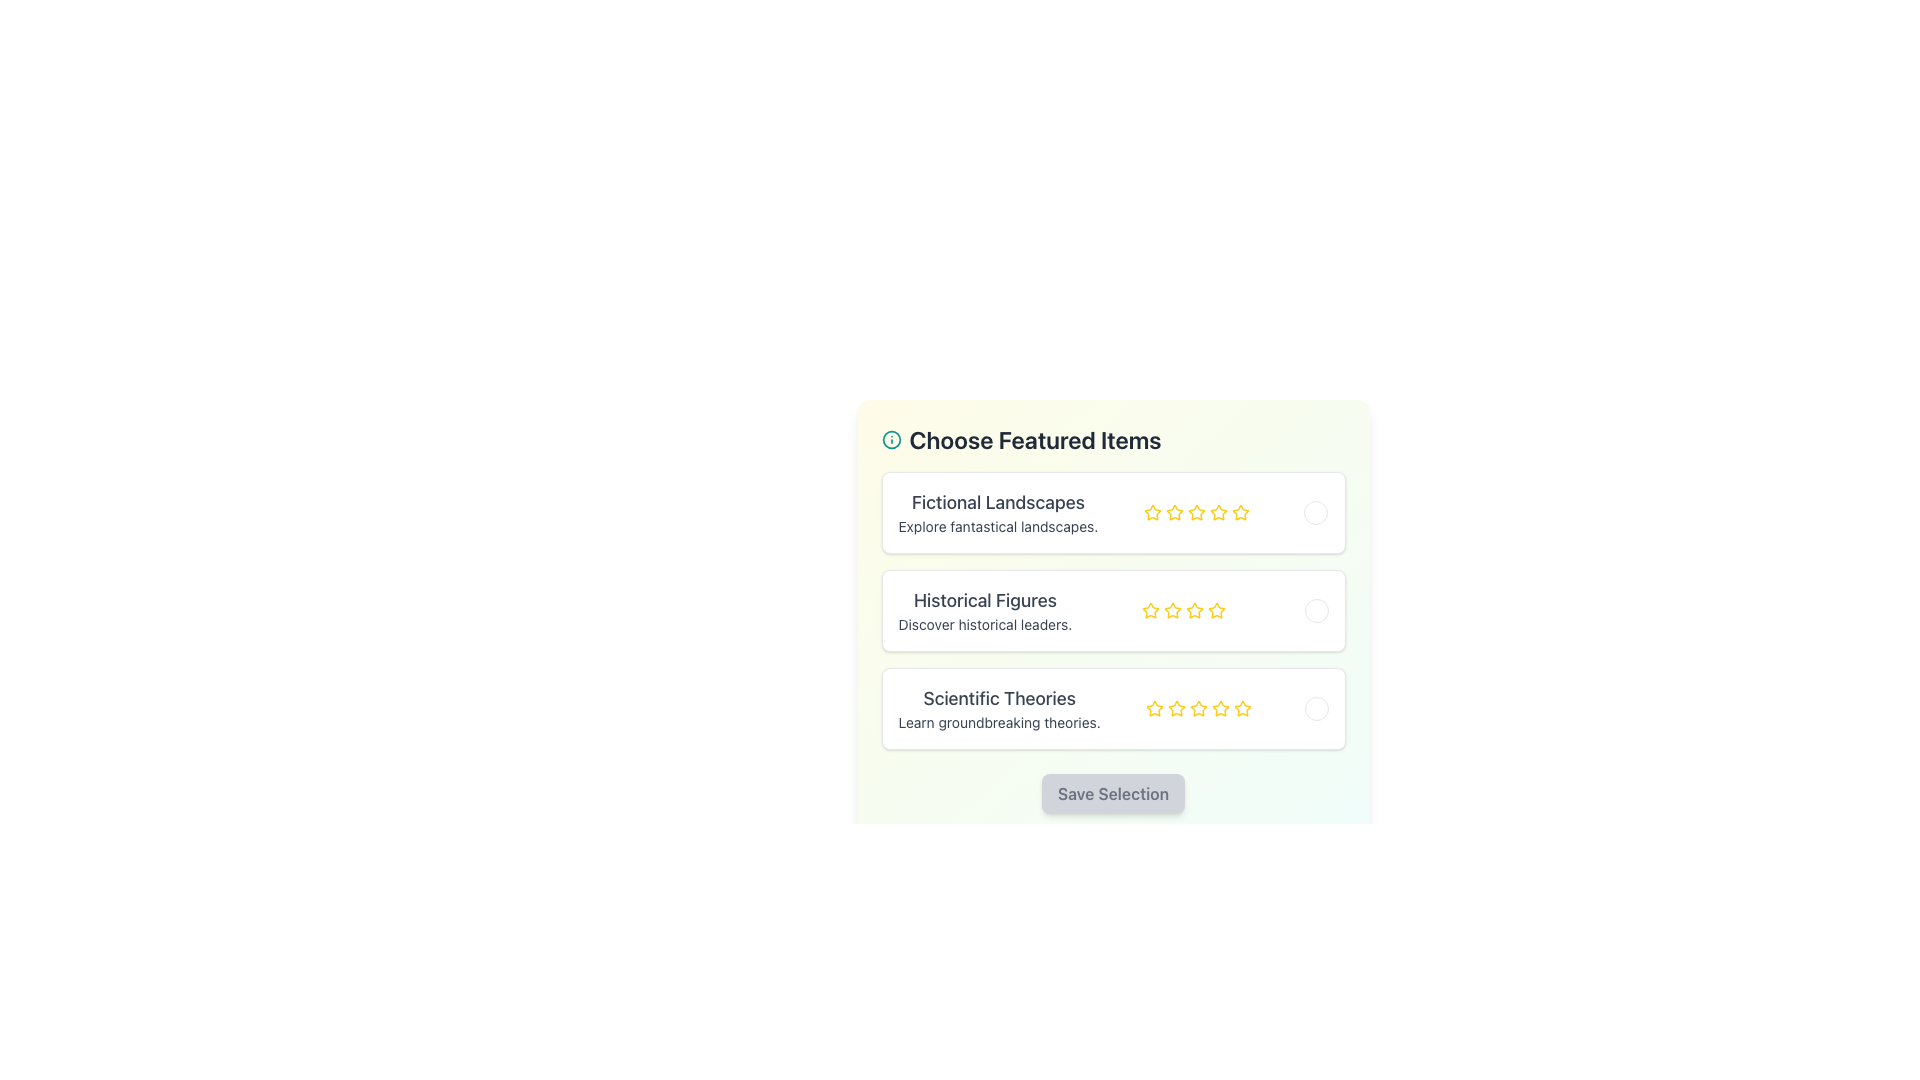 Image resolution: width=1920 pixels, height=1080 pixels. I want to click on the rating stars on the 'Historical Figures' selection card, which is the second card in the list under 'Choose Featured Items', so click(1112, 609).